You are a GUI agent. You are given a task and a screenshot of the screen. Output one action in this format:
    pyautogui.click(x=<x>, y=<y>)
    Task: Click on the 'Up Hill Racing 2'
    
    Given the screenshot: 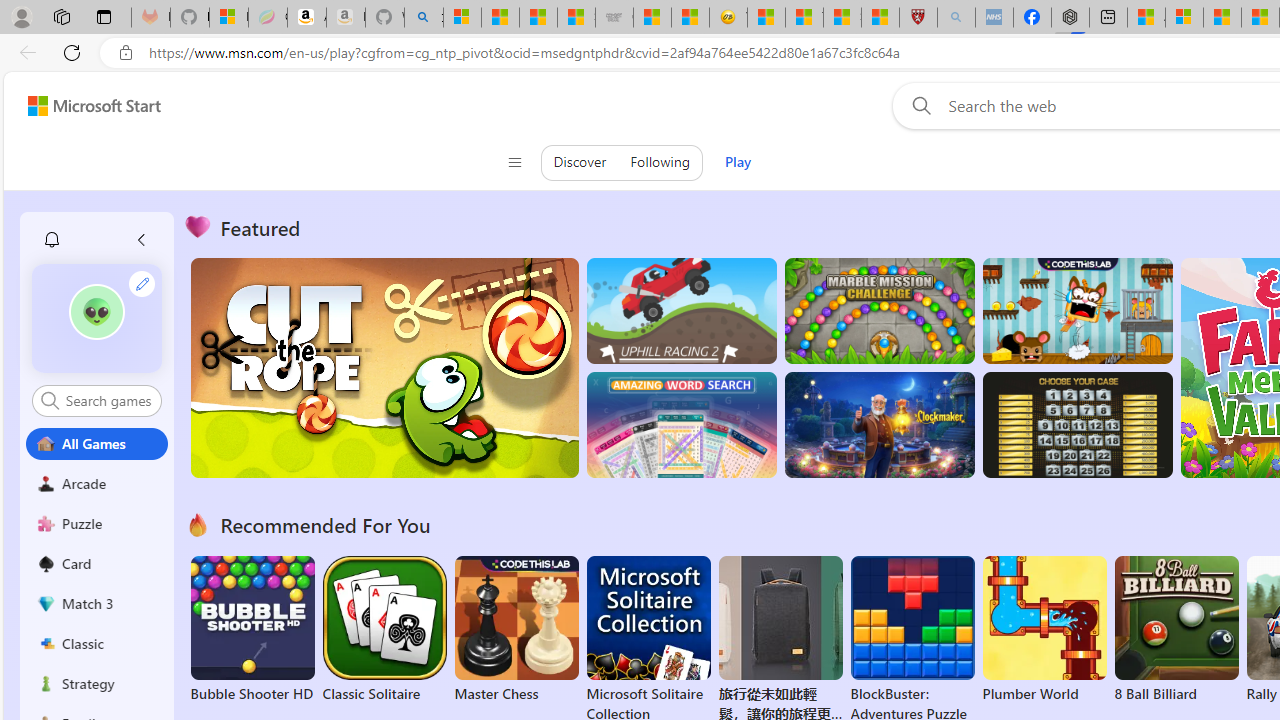 What is the action you would take?
    pyautogui.click(x=681, y=311)
    